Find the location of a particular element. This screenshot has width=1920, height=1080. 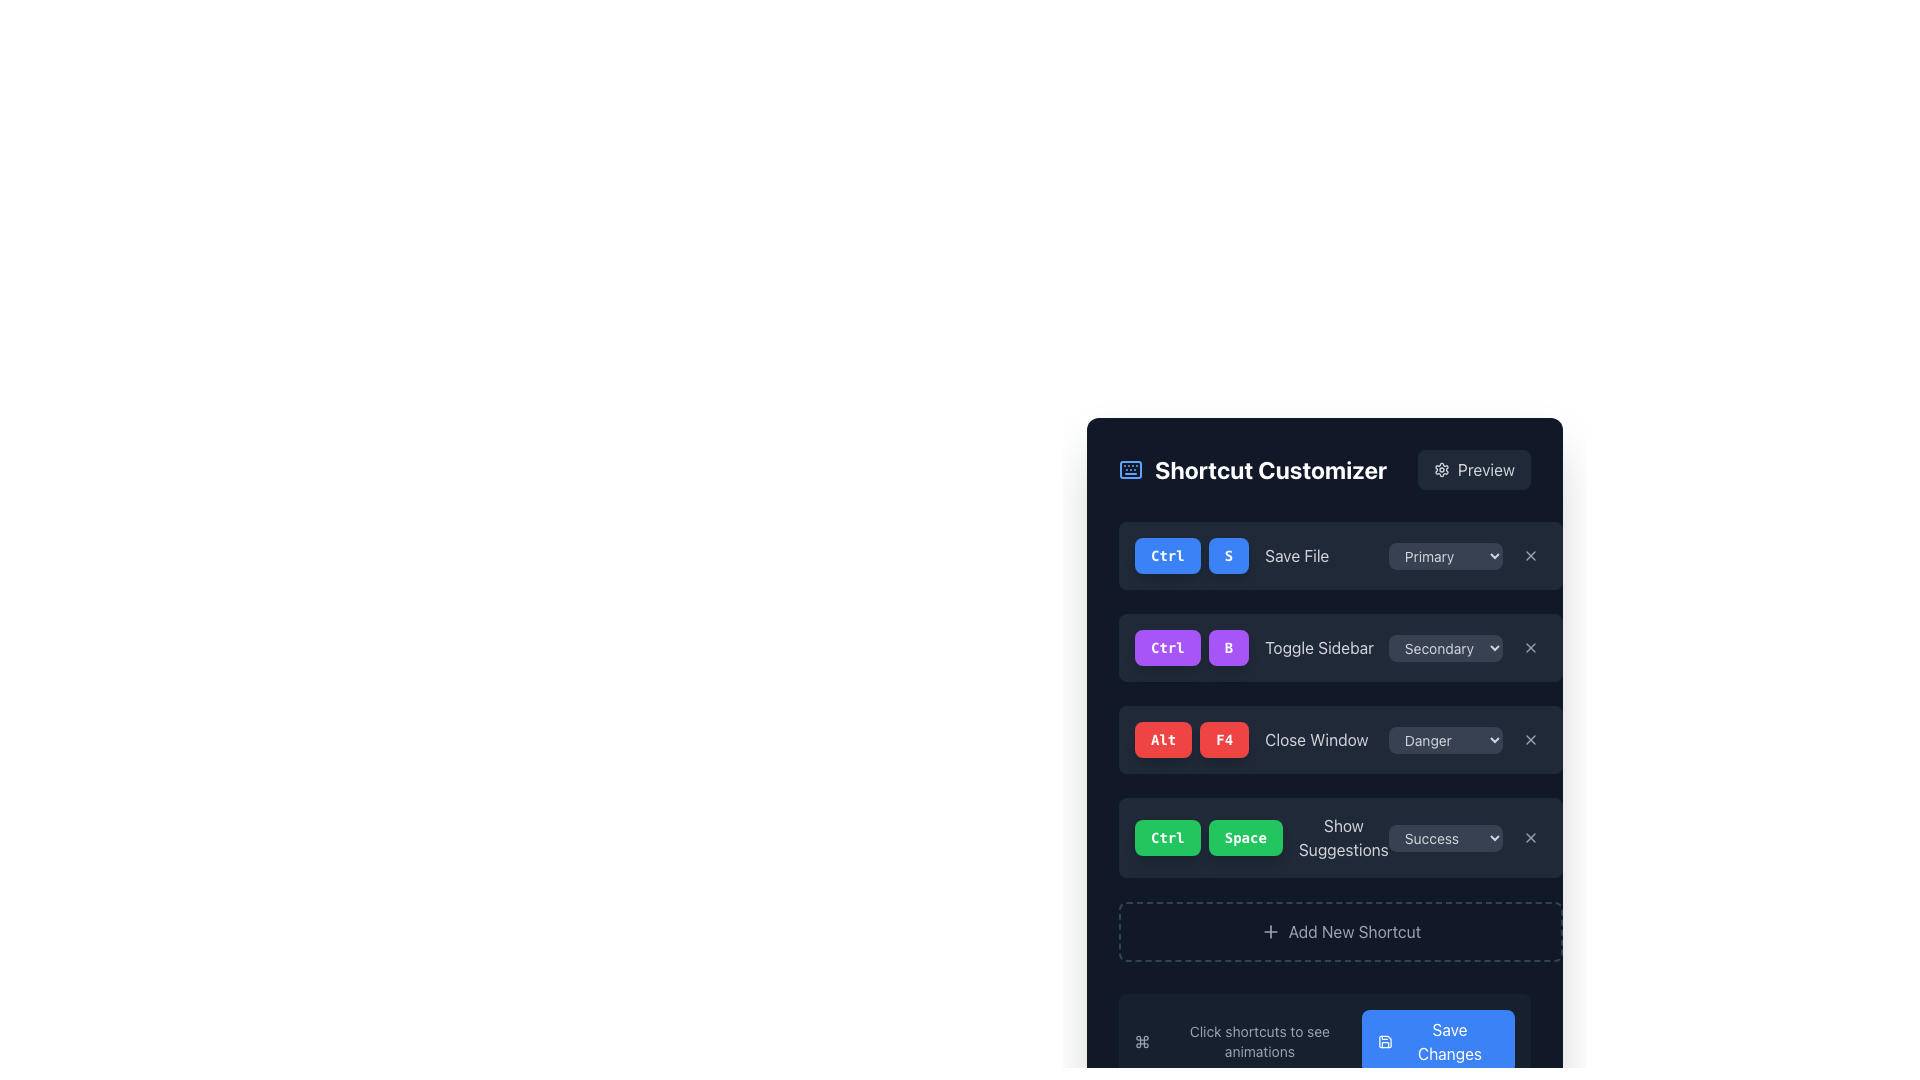

the button representing the 'S' keybinding, which is located immediately to the right of the 'Ctrl' button in the horizontal grouping of buttons is located at coordinates (1227, 555).